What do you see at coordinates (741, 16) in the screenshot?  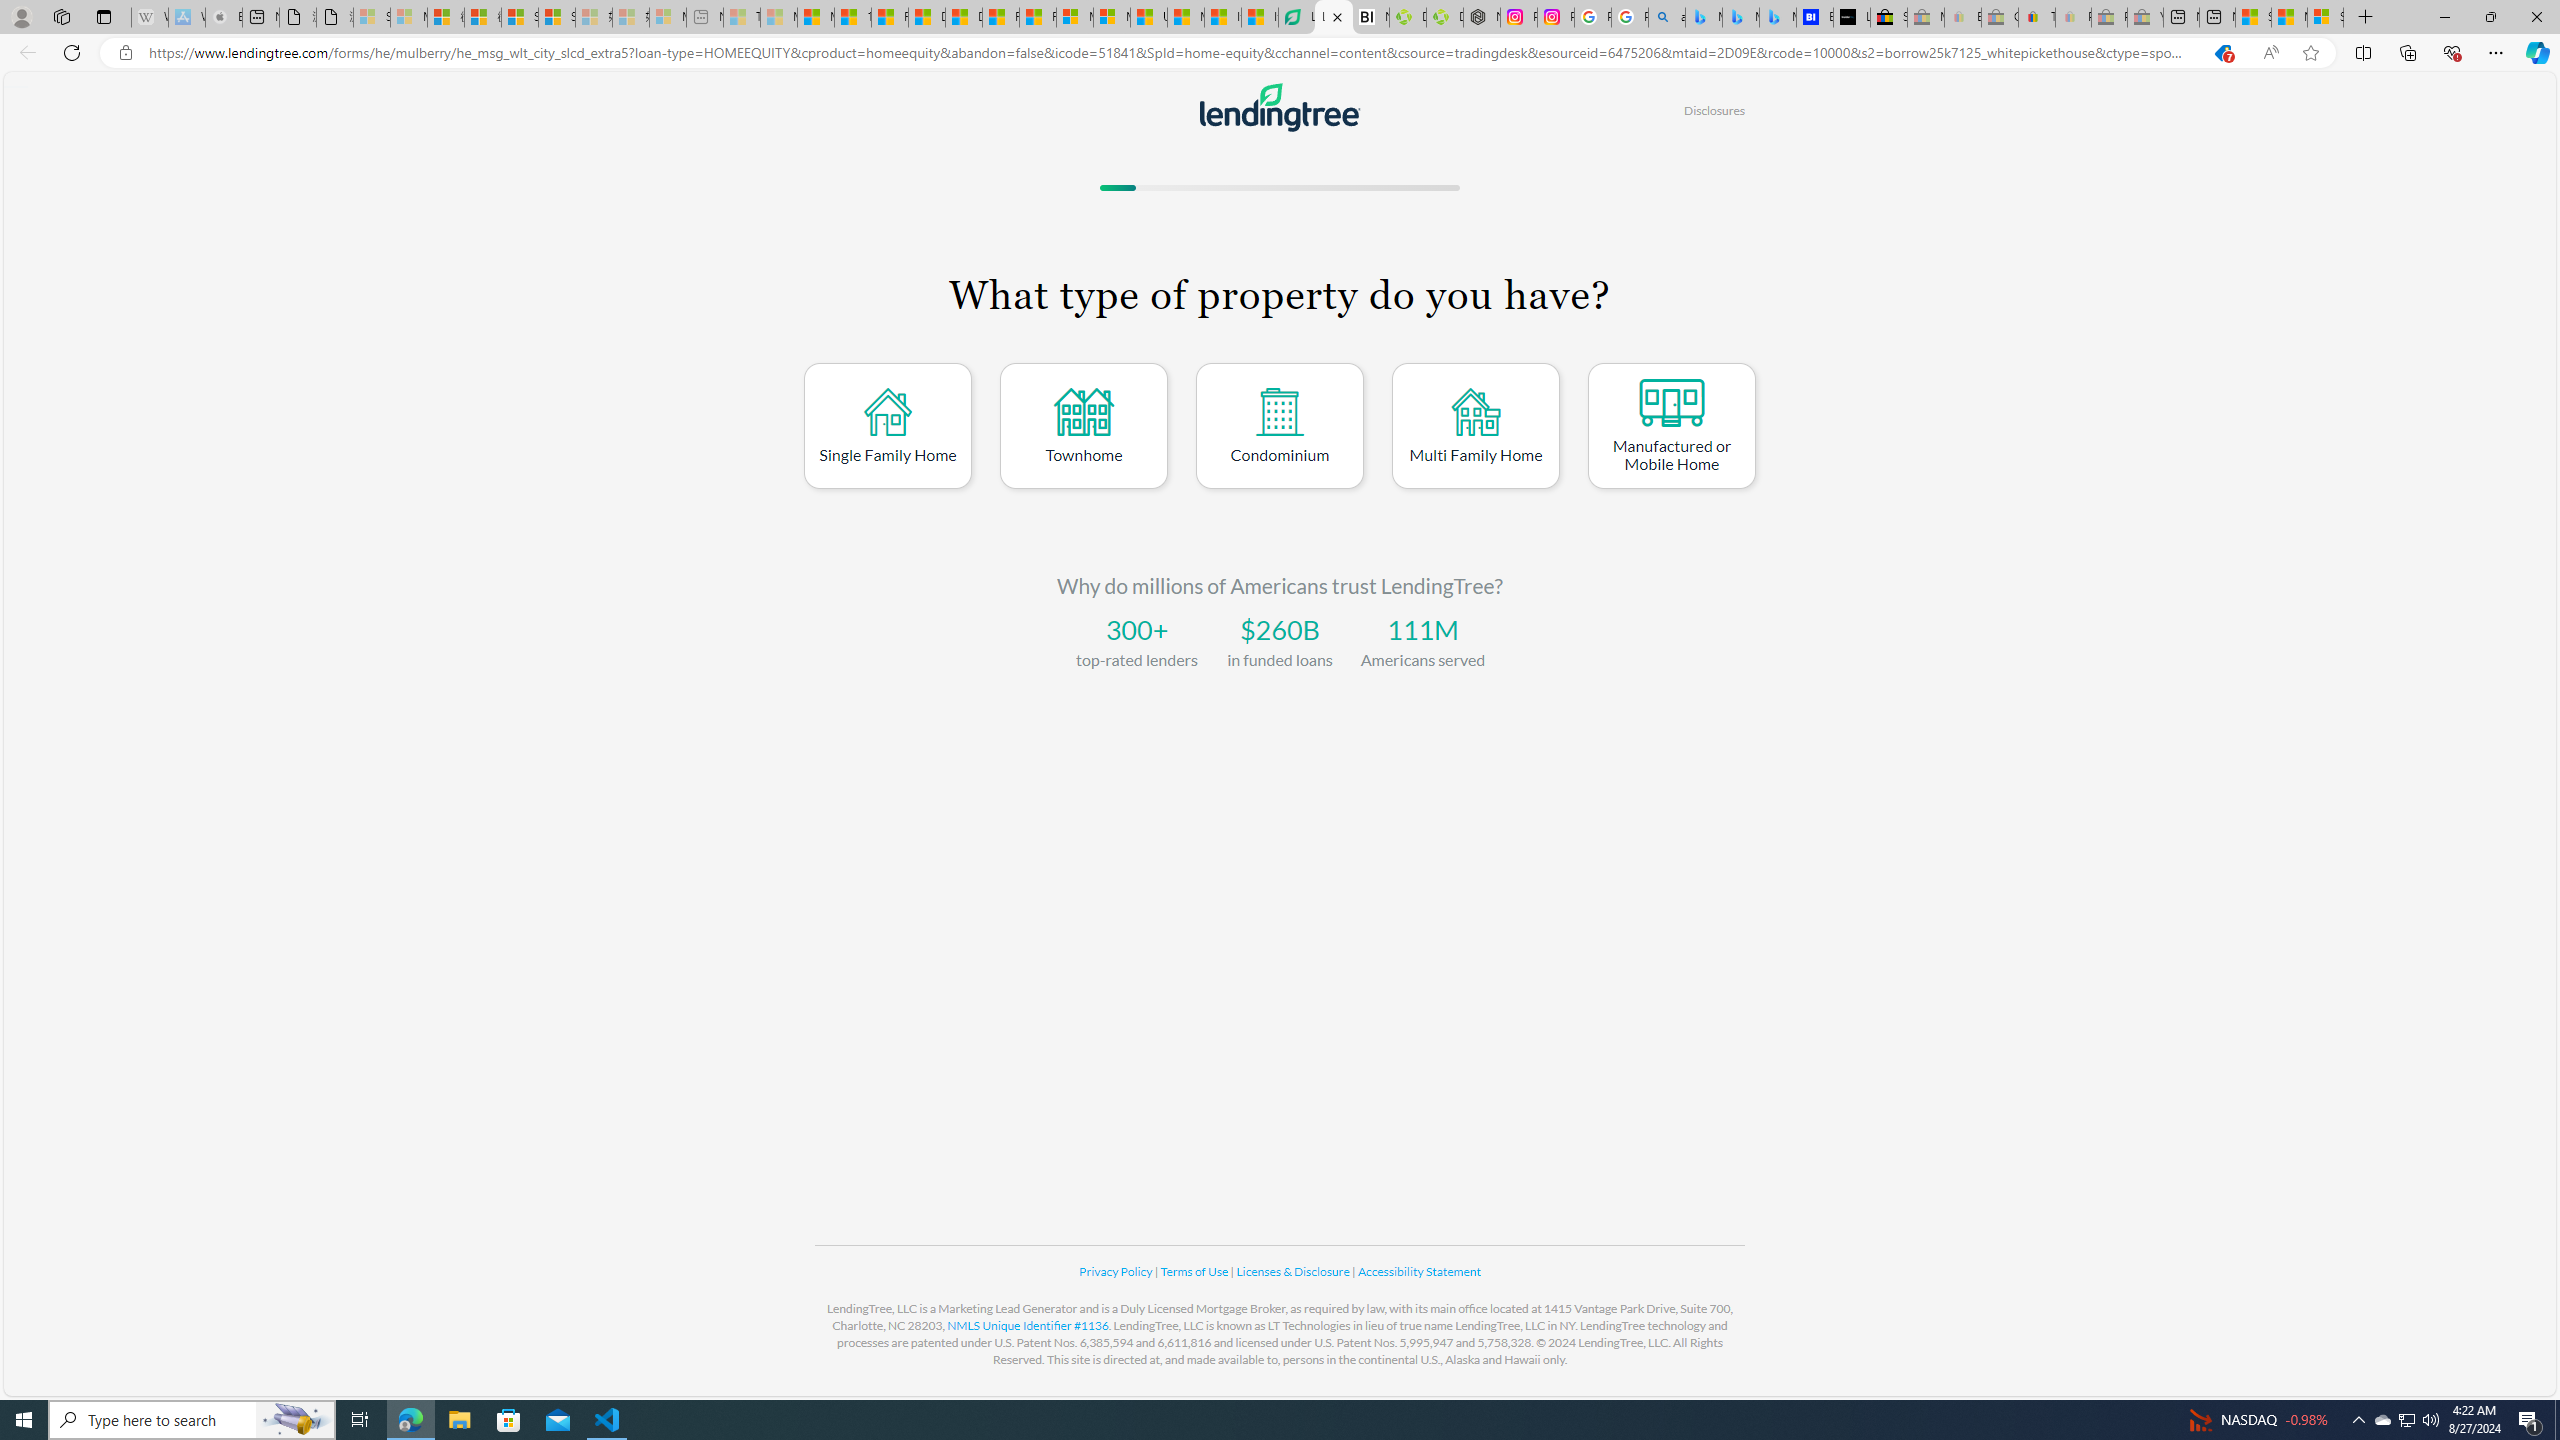 I see `'Top Stories - MSN - Sleeping'` at bounding box center [741, 16].